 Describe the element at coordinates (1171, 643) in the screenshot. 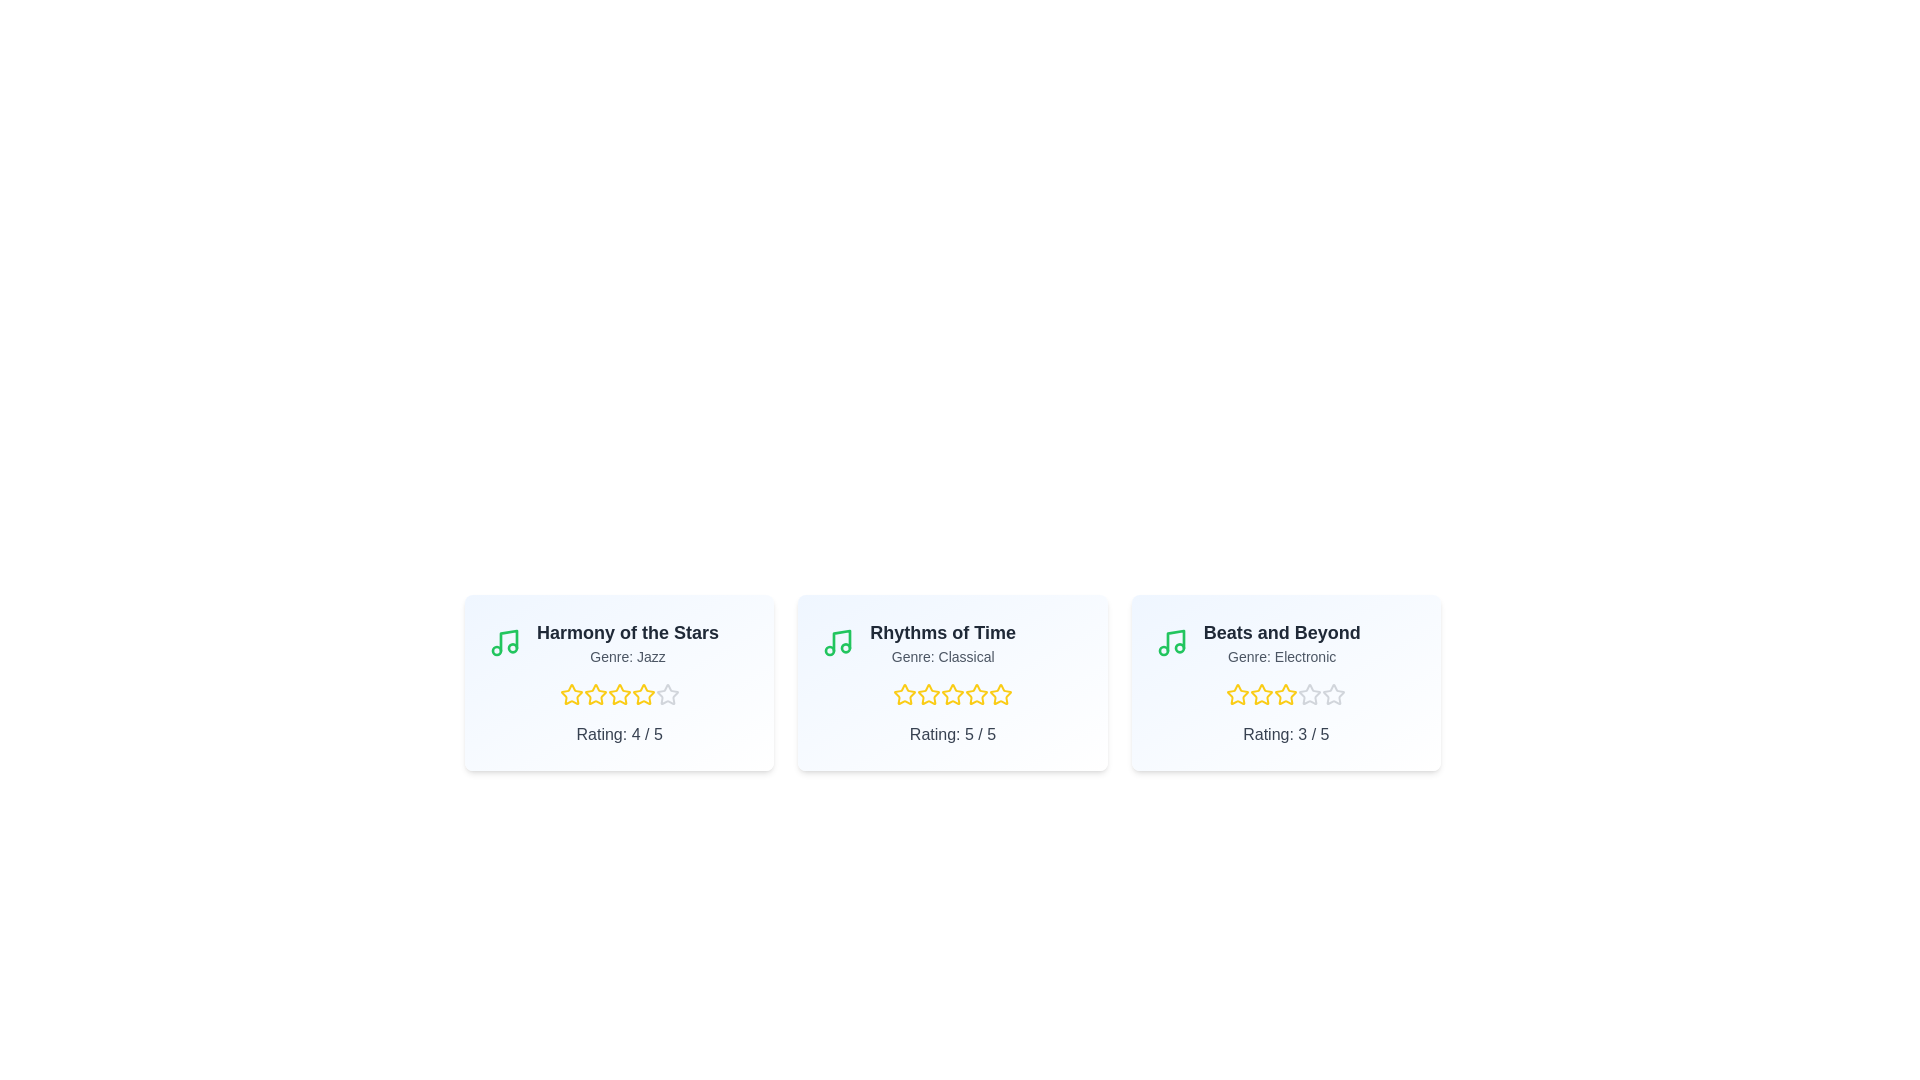

I see `the musical note icon for the album Beats and Beyond` at that location.